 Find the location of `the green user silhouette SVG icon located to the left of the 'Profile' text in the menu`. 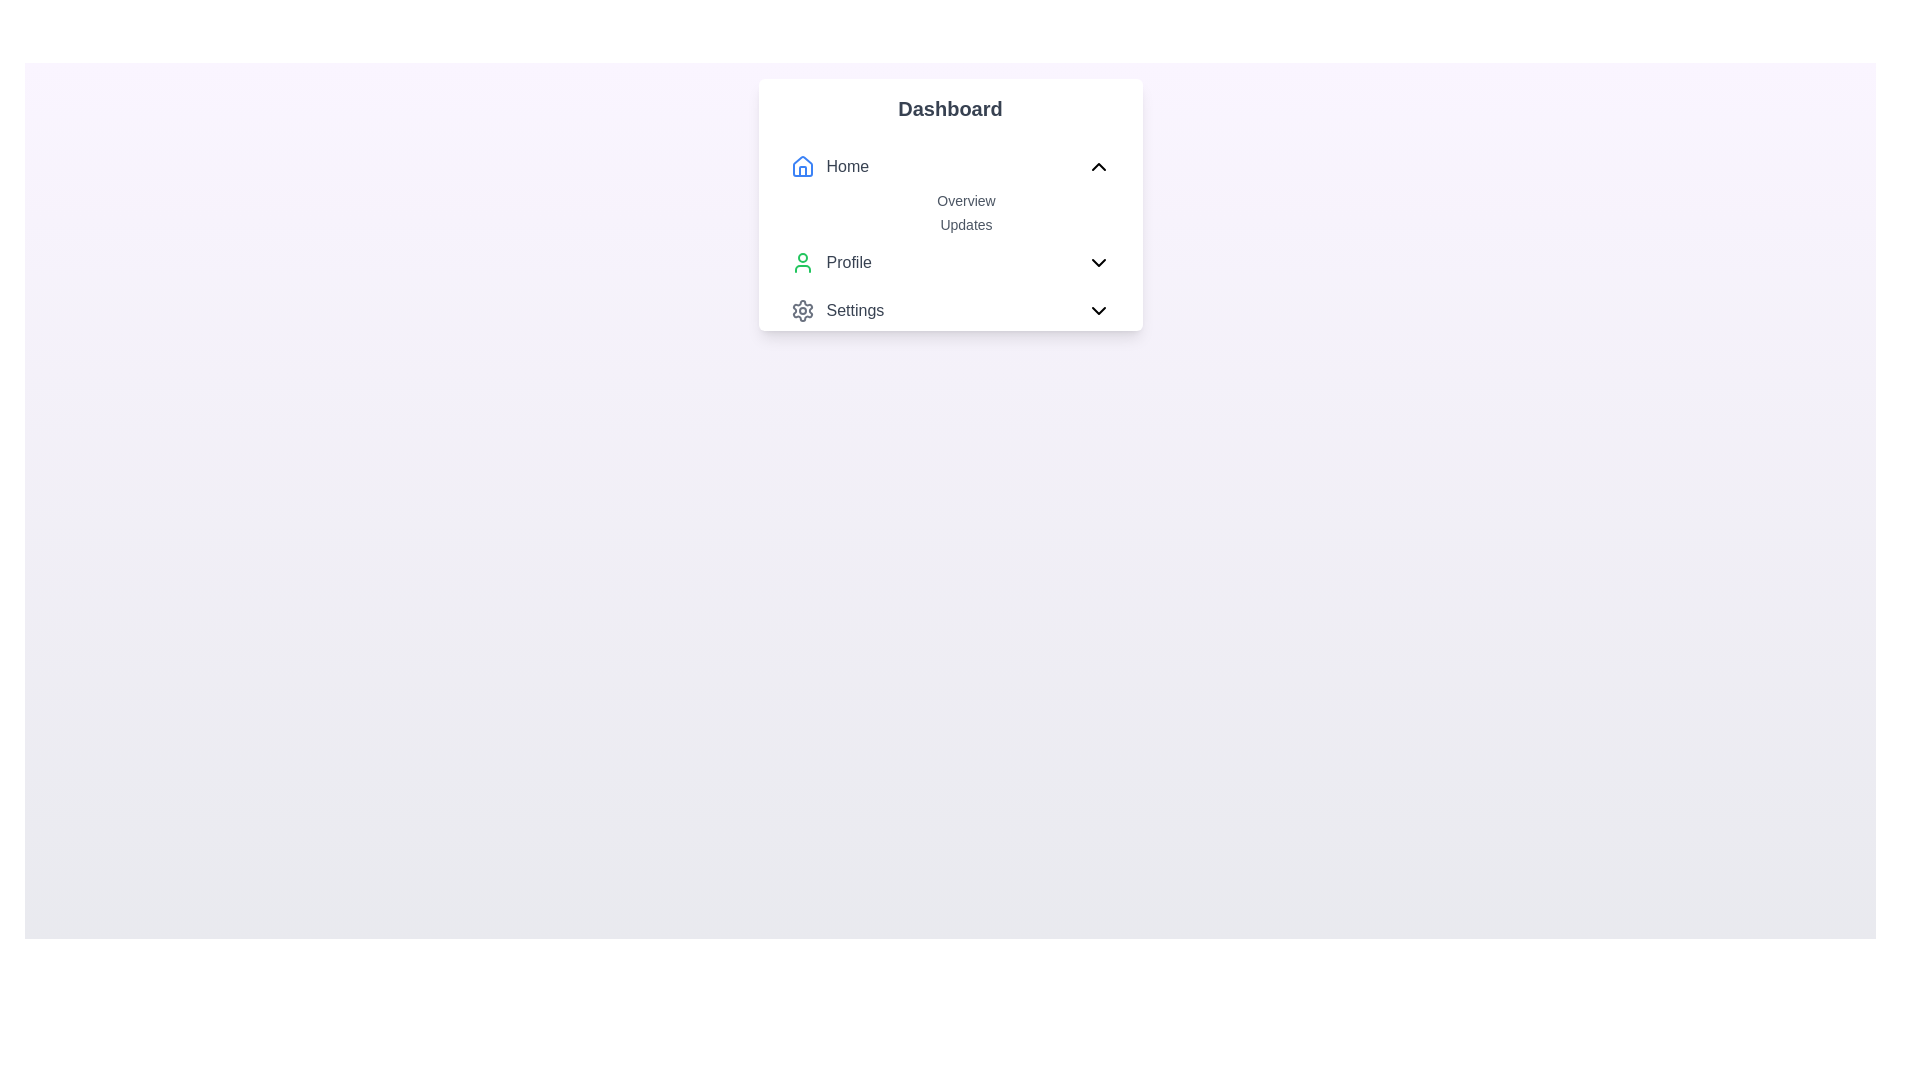

the green user silhouette SVG icon located to the left of the 'Profile' text in the menu is located at coordinates (802, 261).